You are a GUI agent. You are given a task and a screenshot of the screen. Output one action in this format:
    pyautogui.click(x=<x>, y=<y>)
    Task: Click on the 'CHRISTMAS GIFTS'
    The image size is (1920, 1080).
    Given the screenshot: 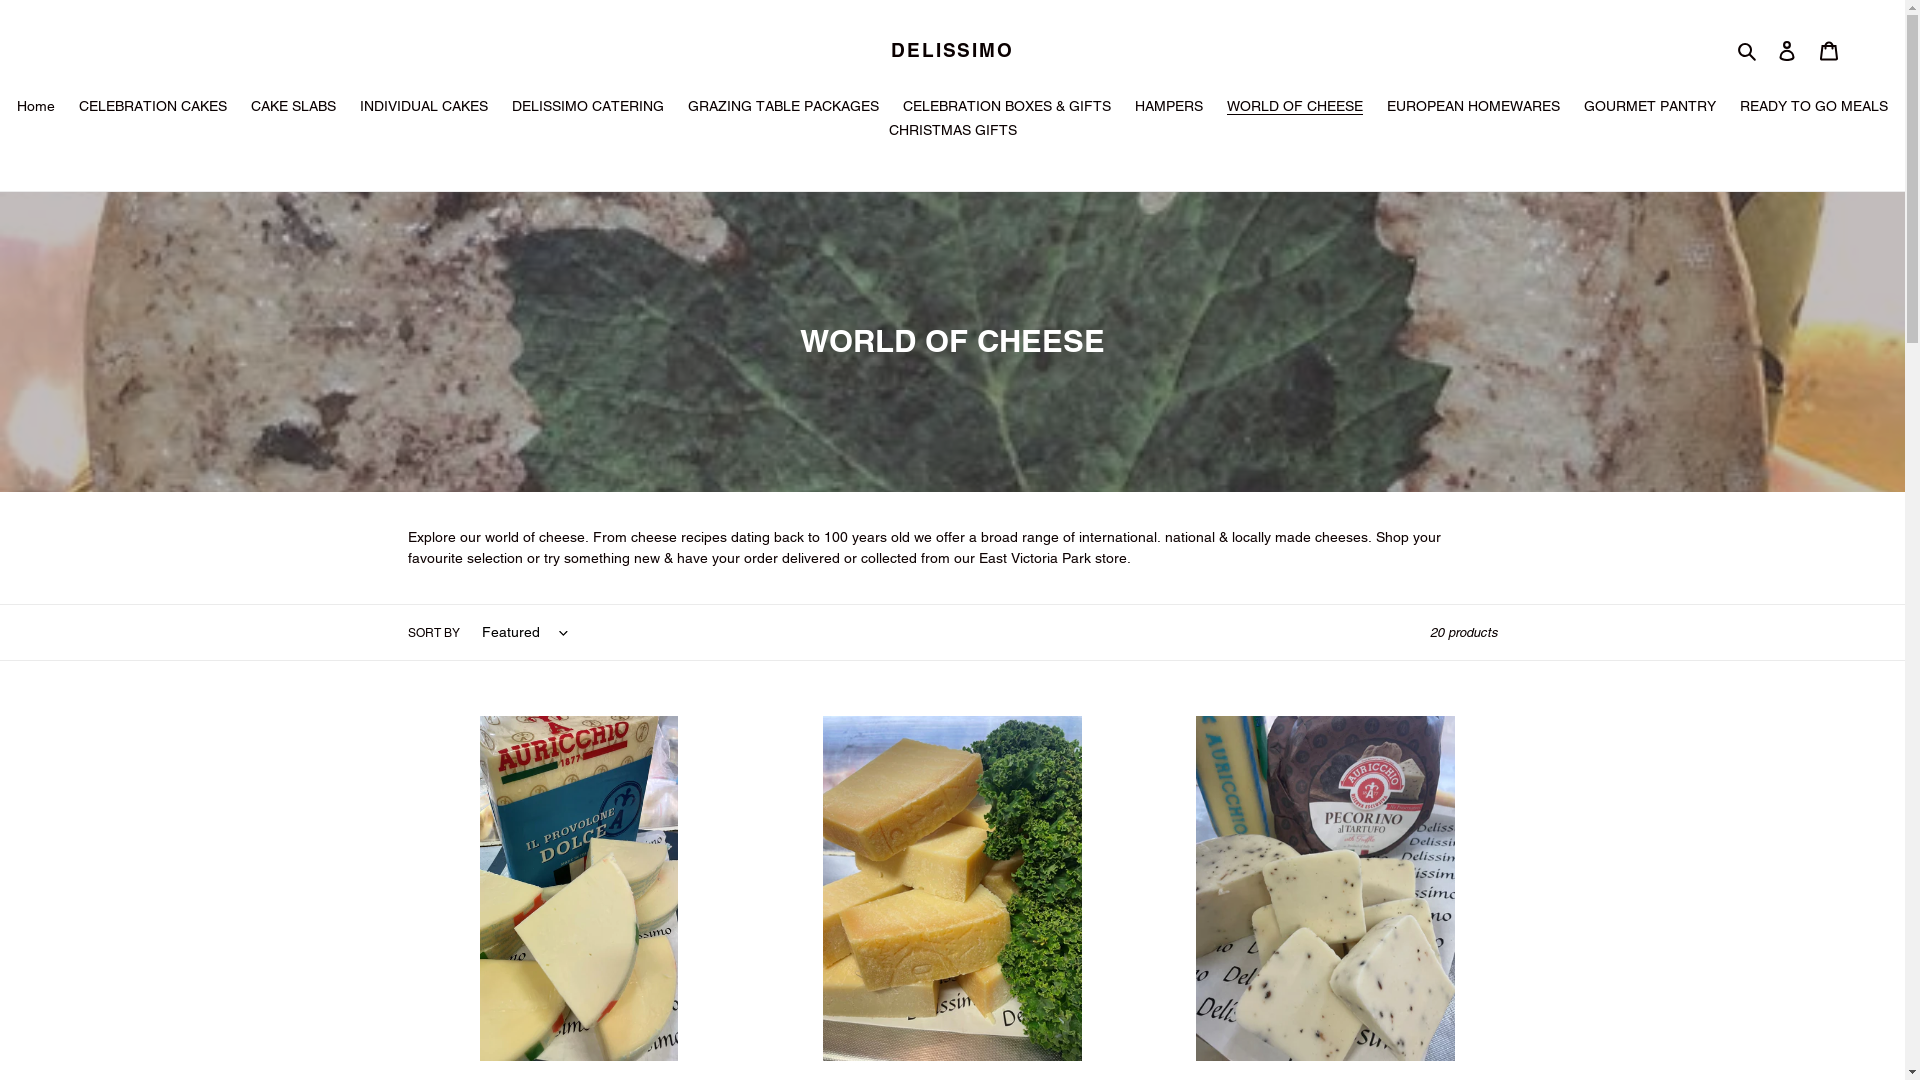 What is the action you would take?
    pyautogui.click(x=950, y=131)
    